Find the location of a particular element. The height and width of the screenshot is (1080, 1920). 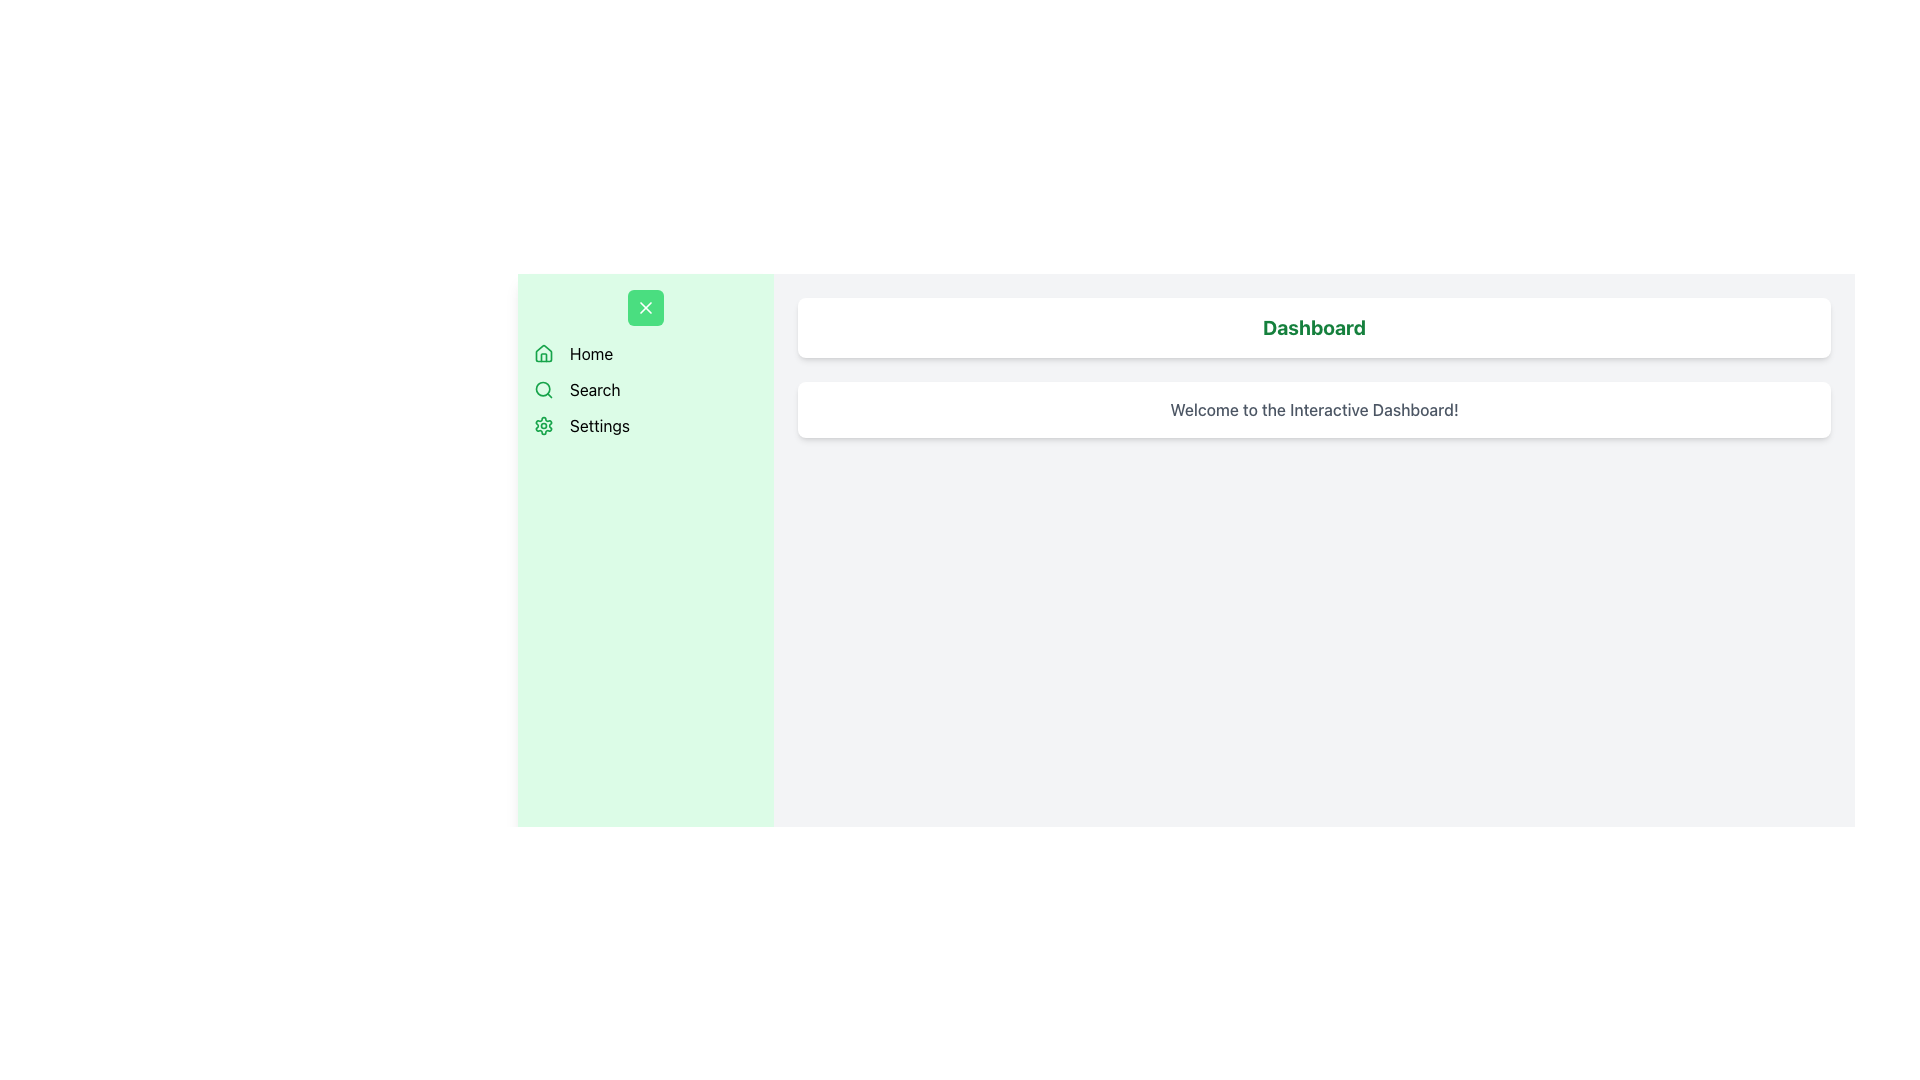

the 'Dashboard' heading, which is a white rectangular box with rounded corners displaying bold green text centered within it is located at coordinates (1314, 326).